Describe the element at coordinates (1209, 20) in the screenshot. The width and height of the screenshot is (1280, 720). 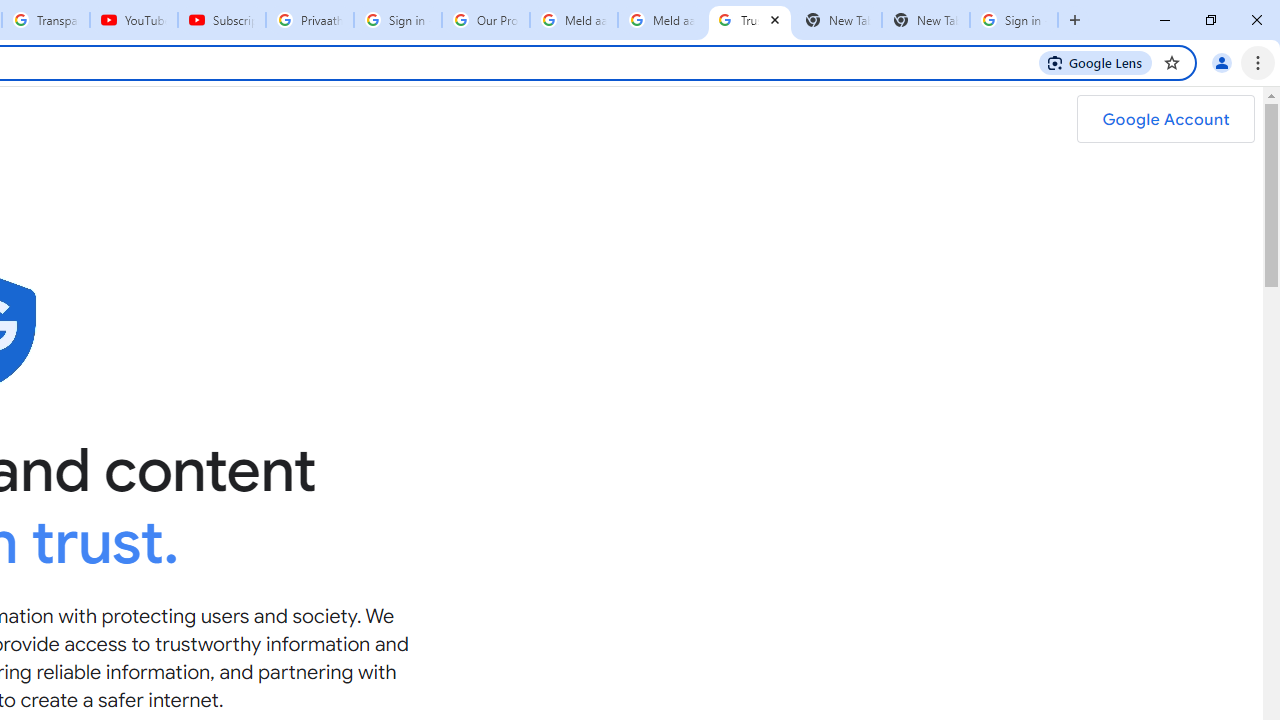
I see `'Restore'` at that location.